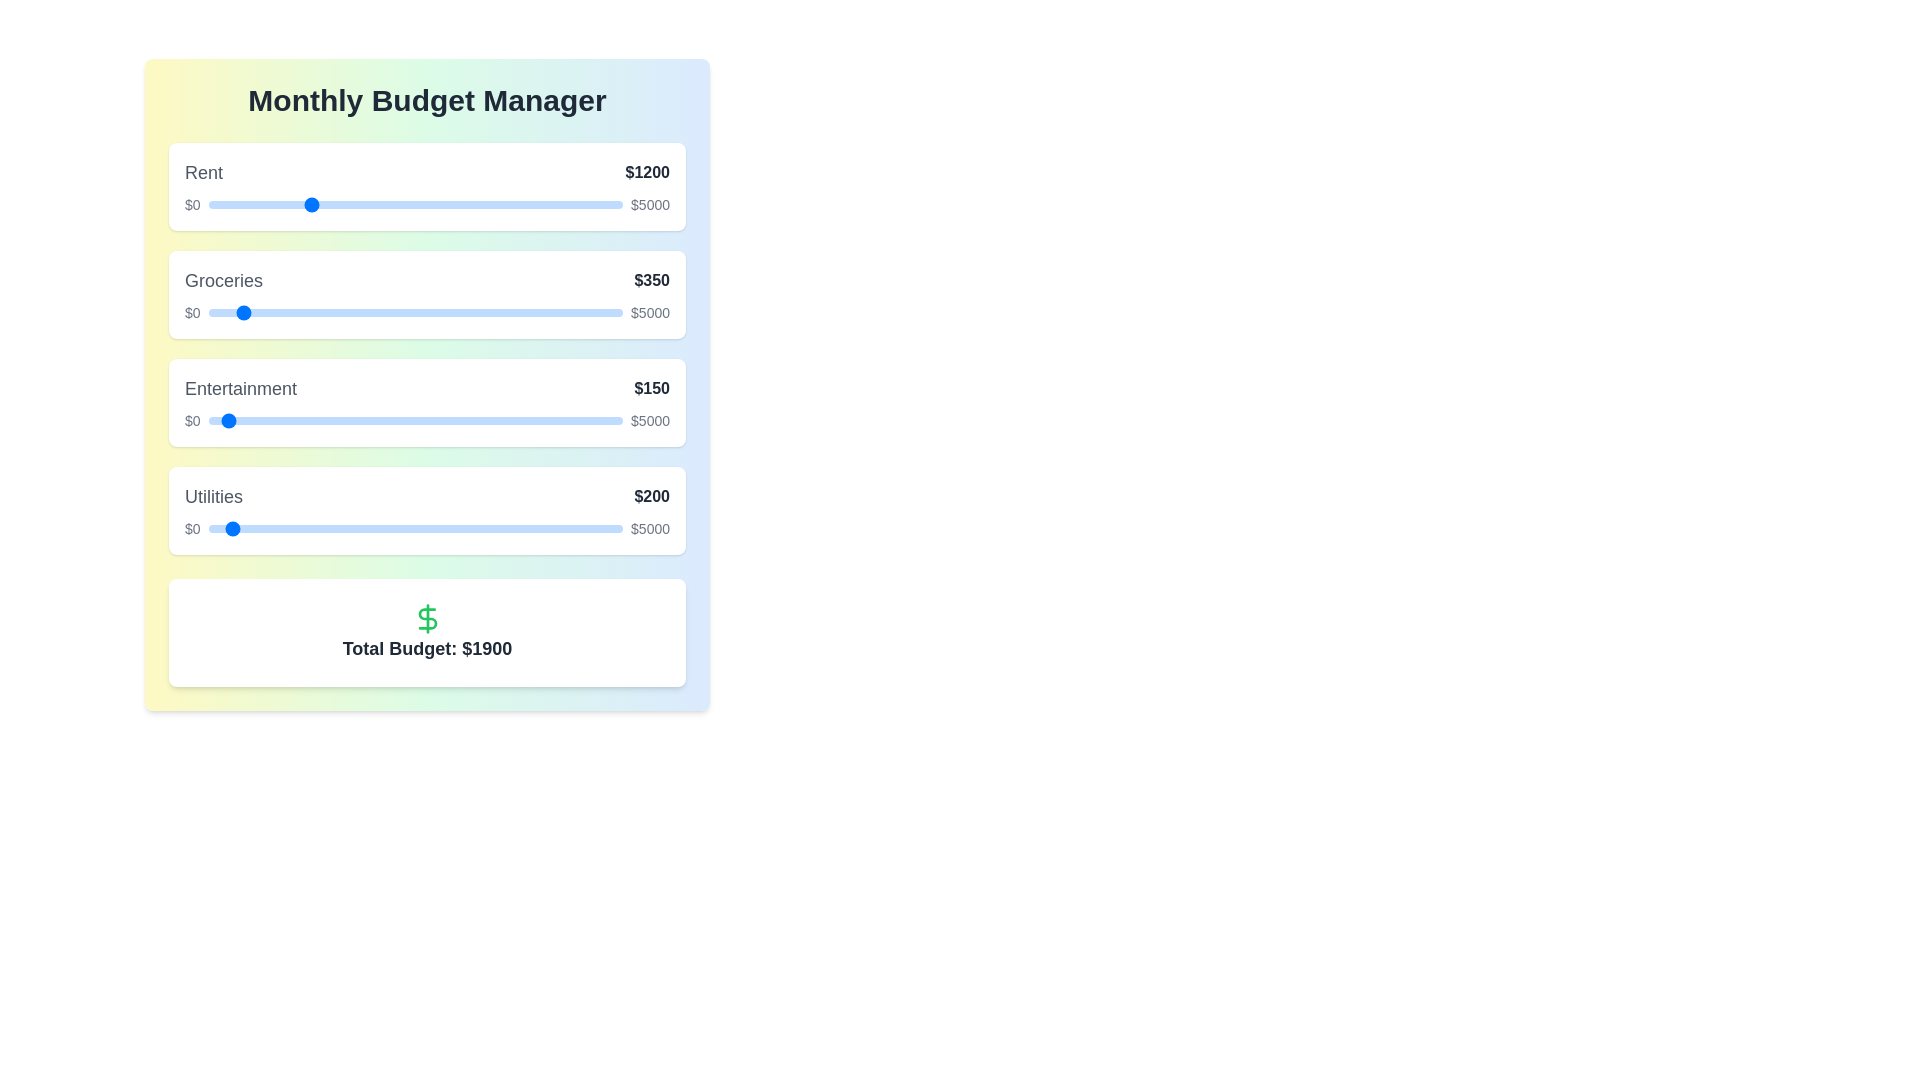 This screenshot has height=1080, width=1920. Describe the element at coordinates (426, 527) in the screenshot. I see `the slider input for the Utilities budget, located directly below the title 'Utilities' and the text '$200'` at that location.